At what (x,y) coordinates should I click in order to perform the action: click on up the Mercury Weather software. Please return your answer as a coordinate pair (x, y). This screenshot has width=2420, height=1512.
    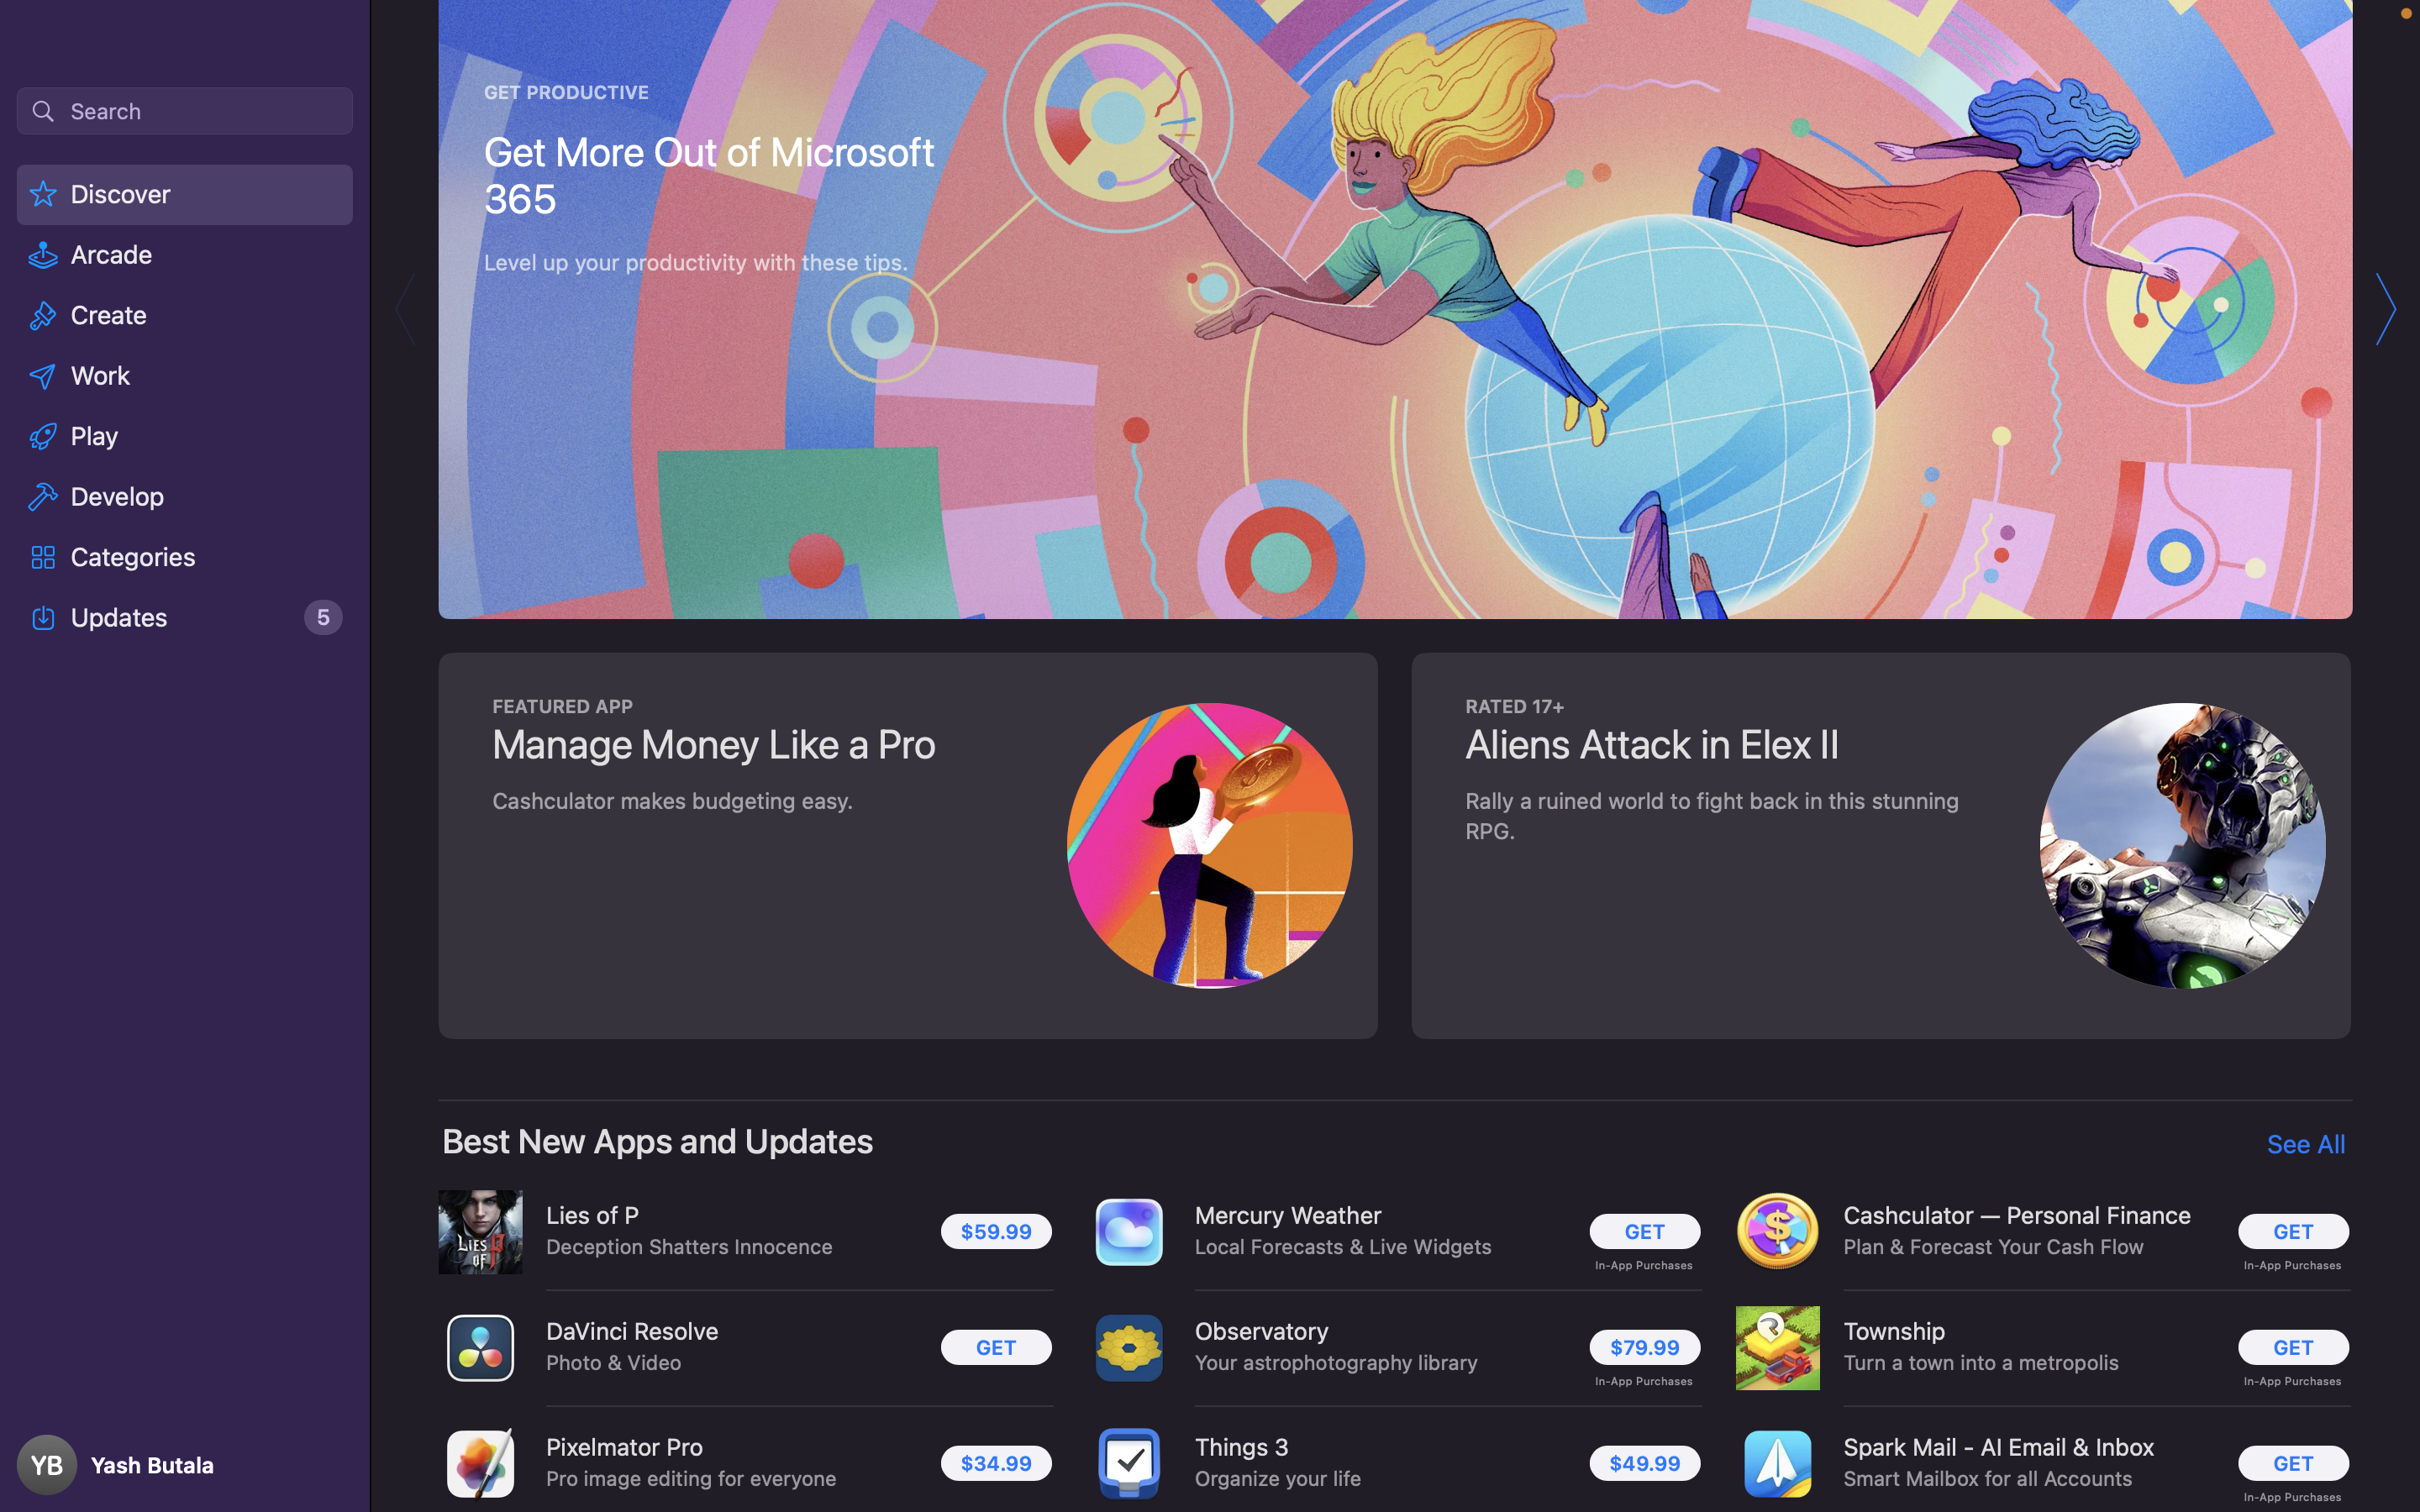
    Looking at the image, I should click on (1644, 1233).